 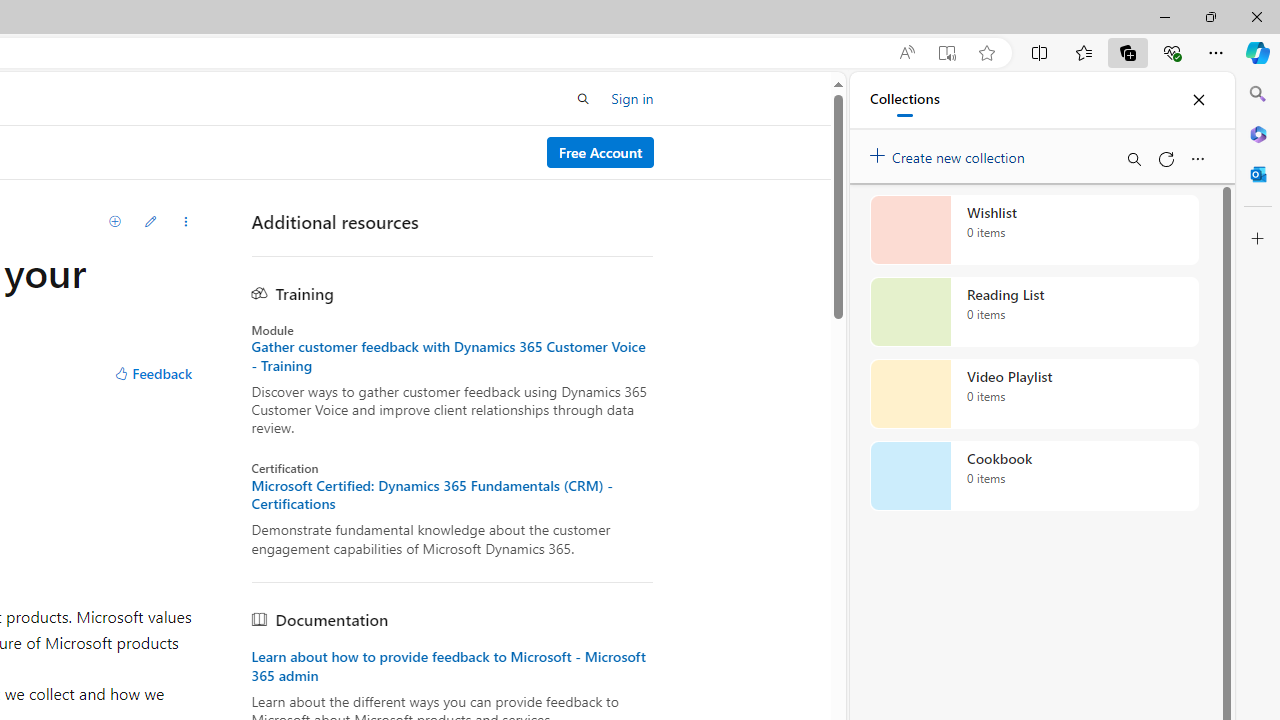 I want to click on 'Sign in', so click(x=631, y=98).